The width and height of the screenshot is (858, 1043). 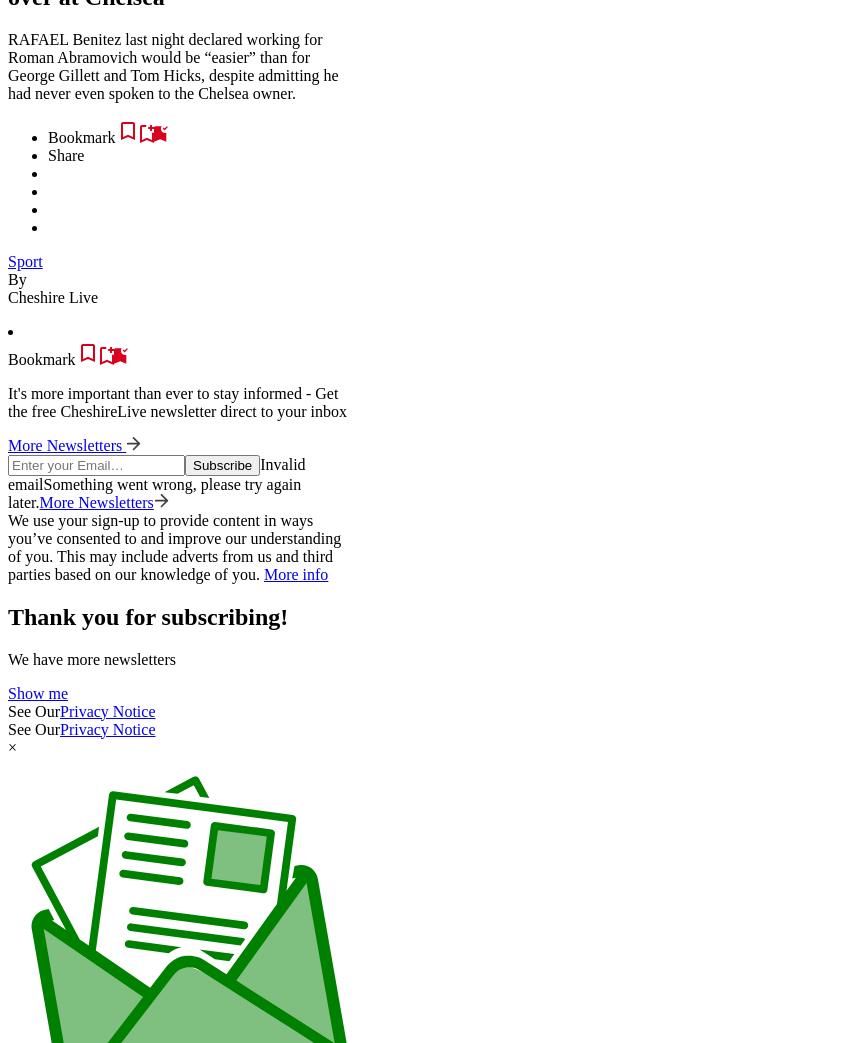 What do you see at coordinates (24, 260) in the screenshot?
I see `'Sport'` at bounding box center [24, 260].